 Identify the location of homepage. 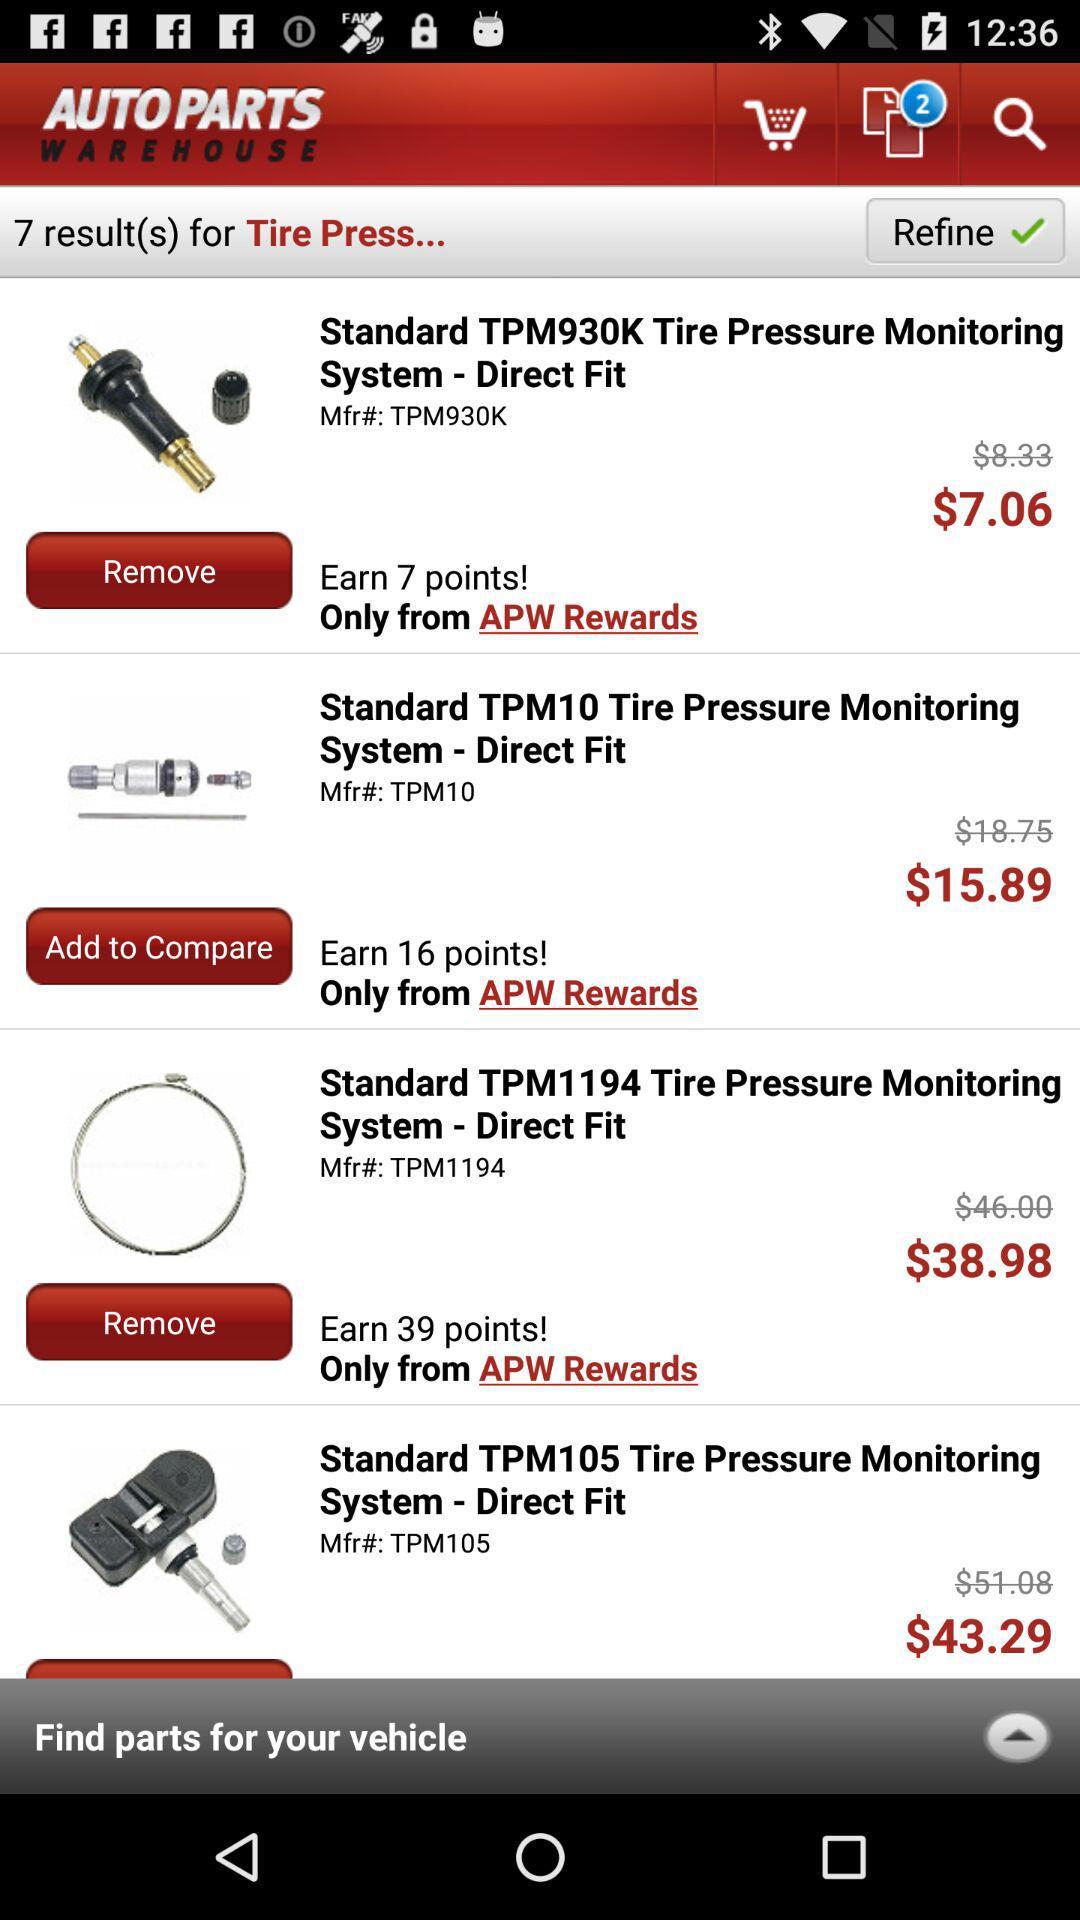
(183, 123).